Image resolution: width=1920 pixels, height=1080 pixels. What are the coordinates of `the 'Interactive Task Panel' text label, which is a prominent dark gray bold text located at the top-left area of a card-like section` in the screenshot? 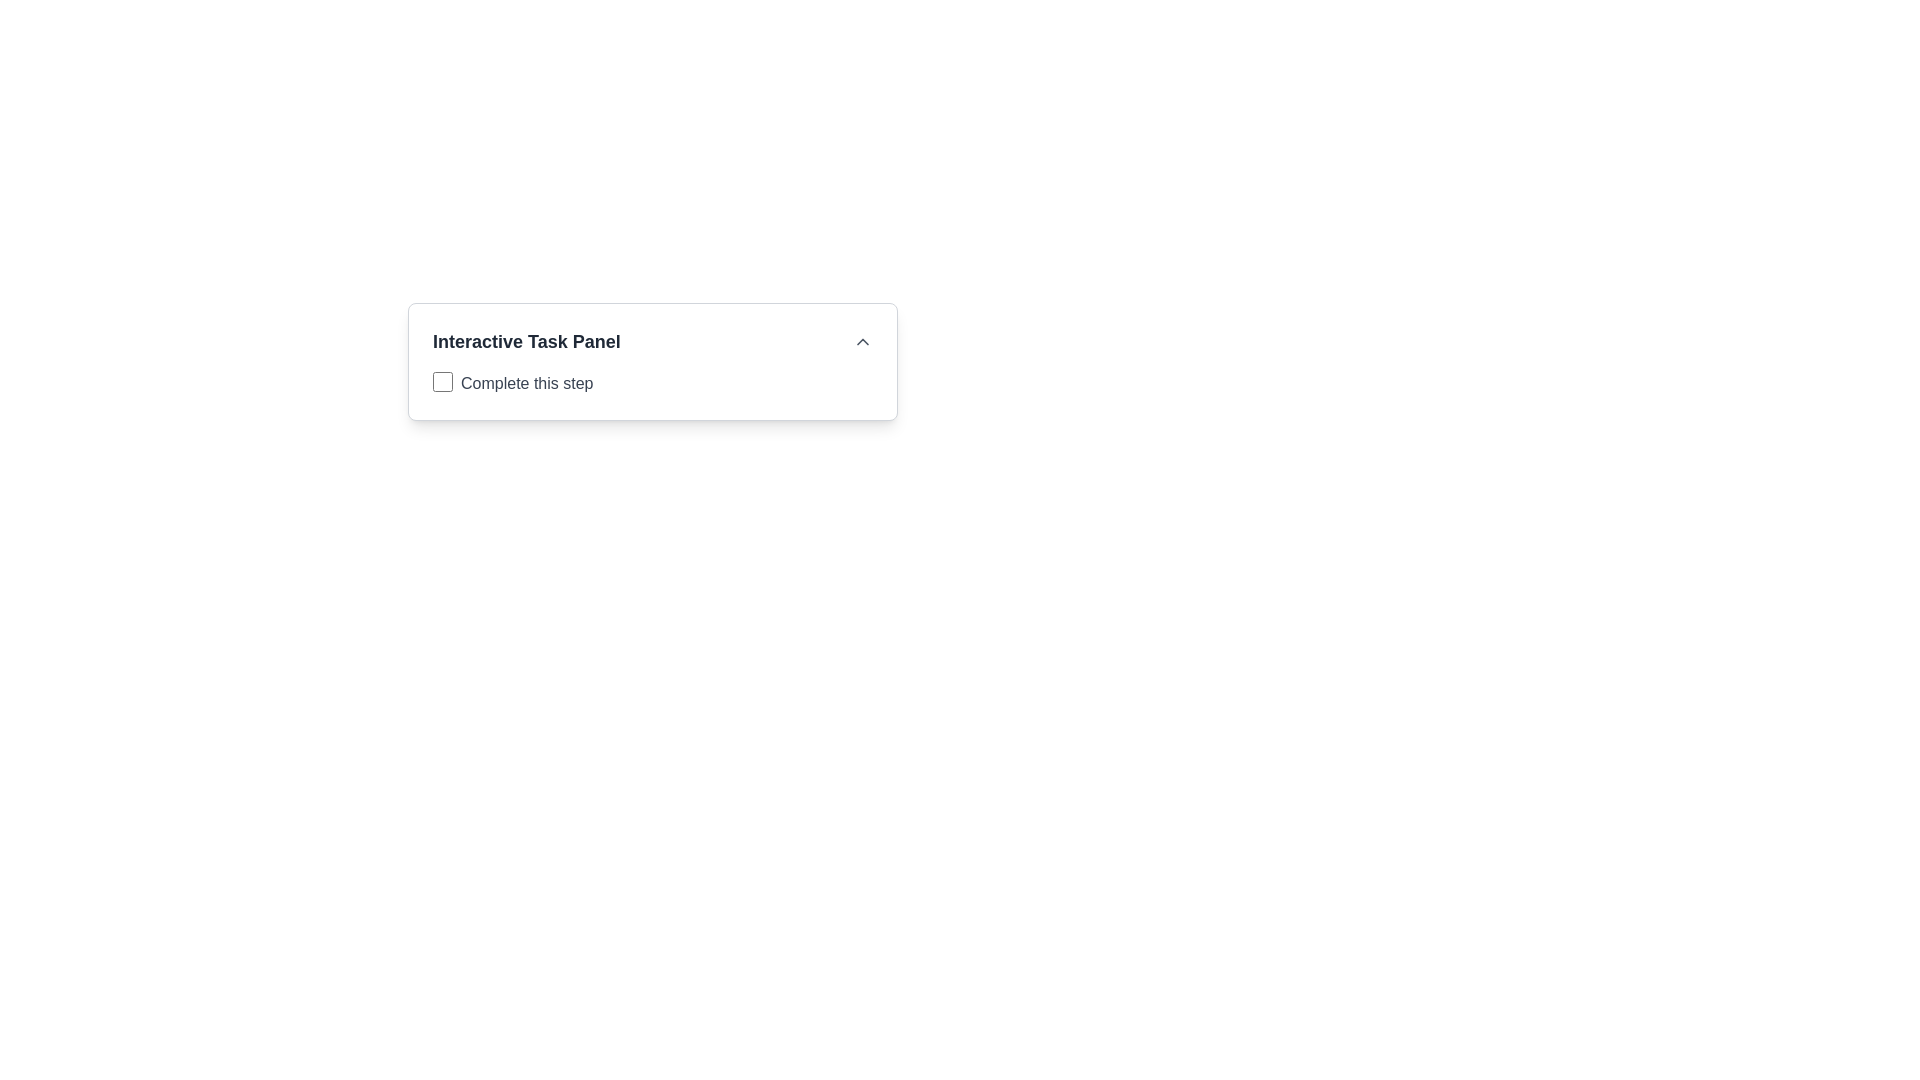 It's located at (526, 341).